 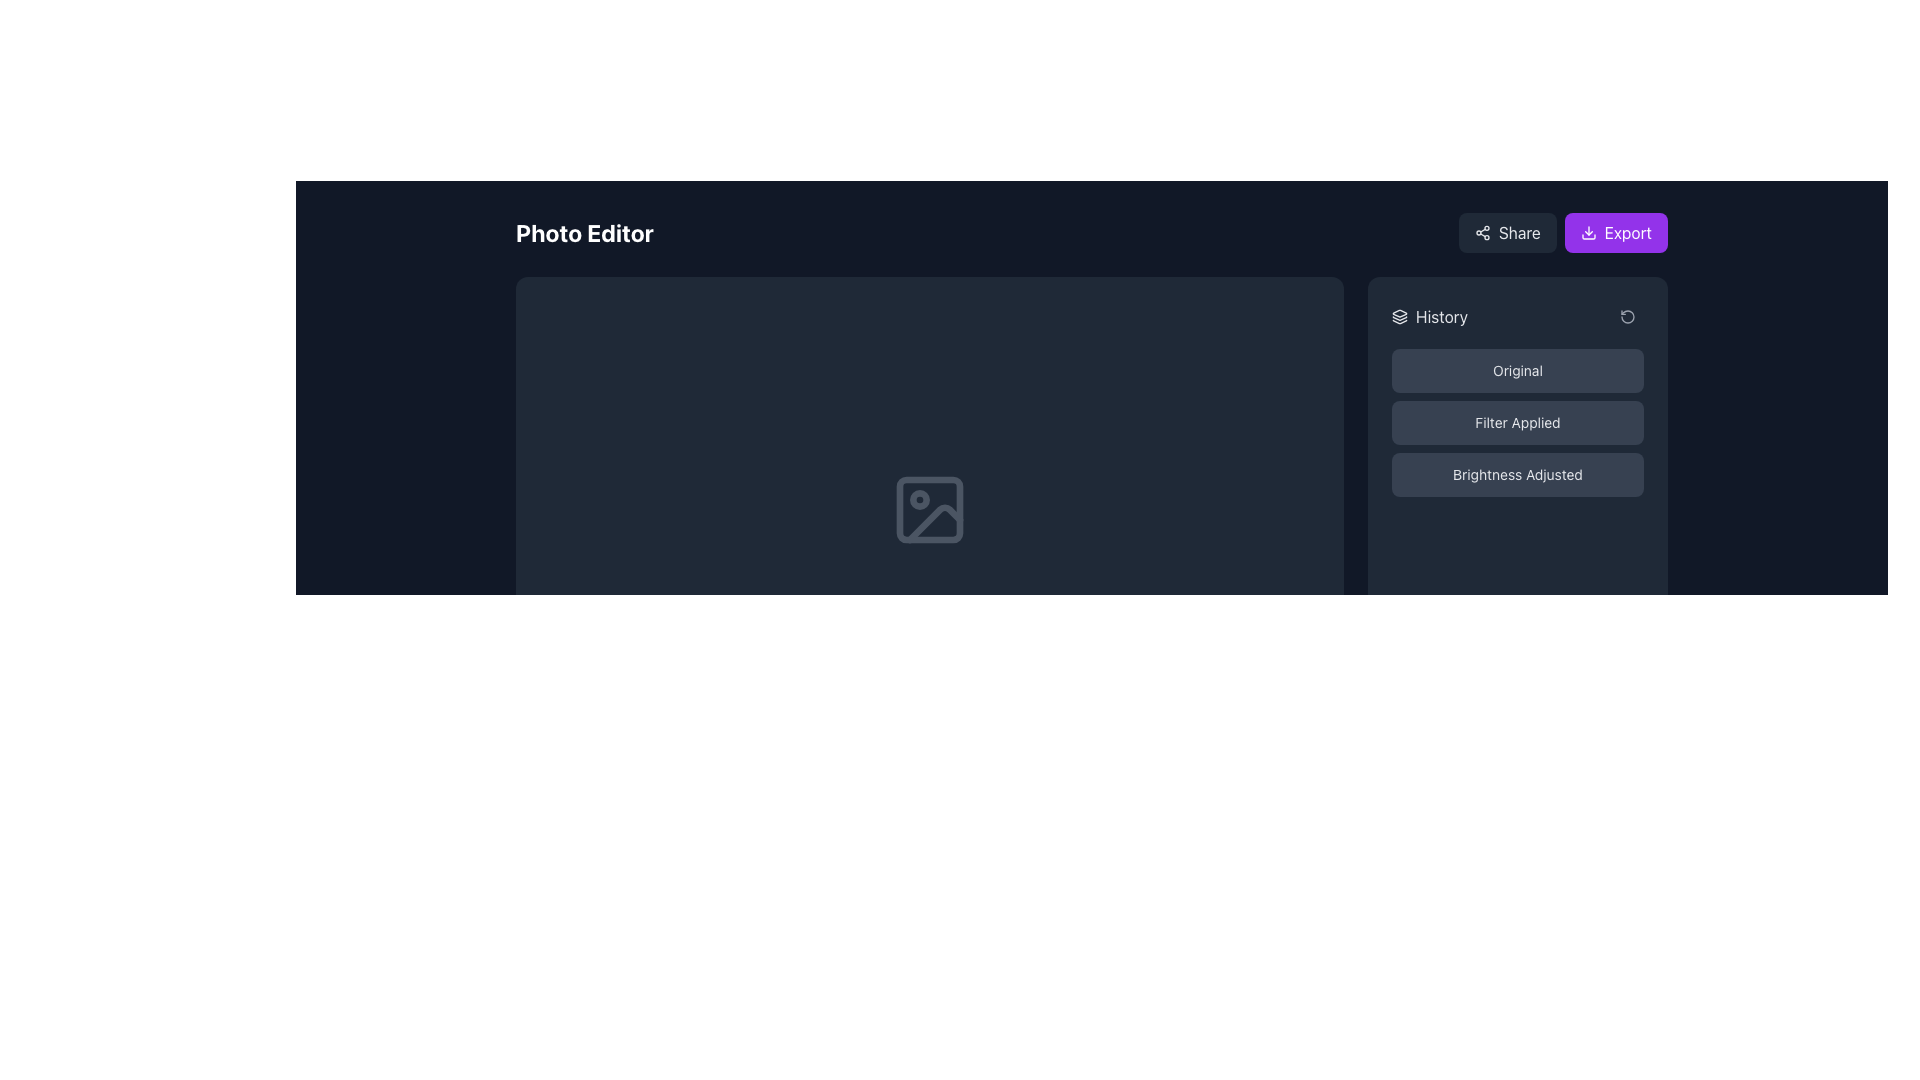 I want to click on the 'Change Image' button, which is a rectangular button with a white background and rounded corners, so click(x=929, y=508).